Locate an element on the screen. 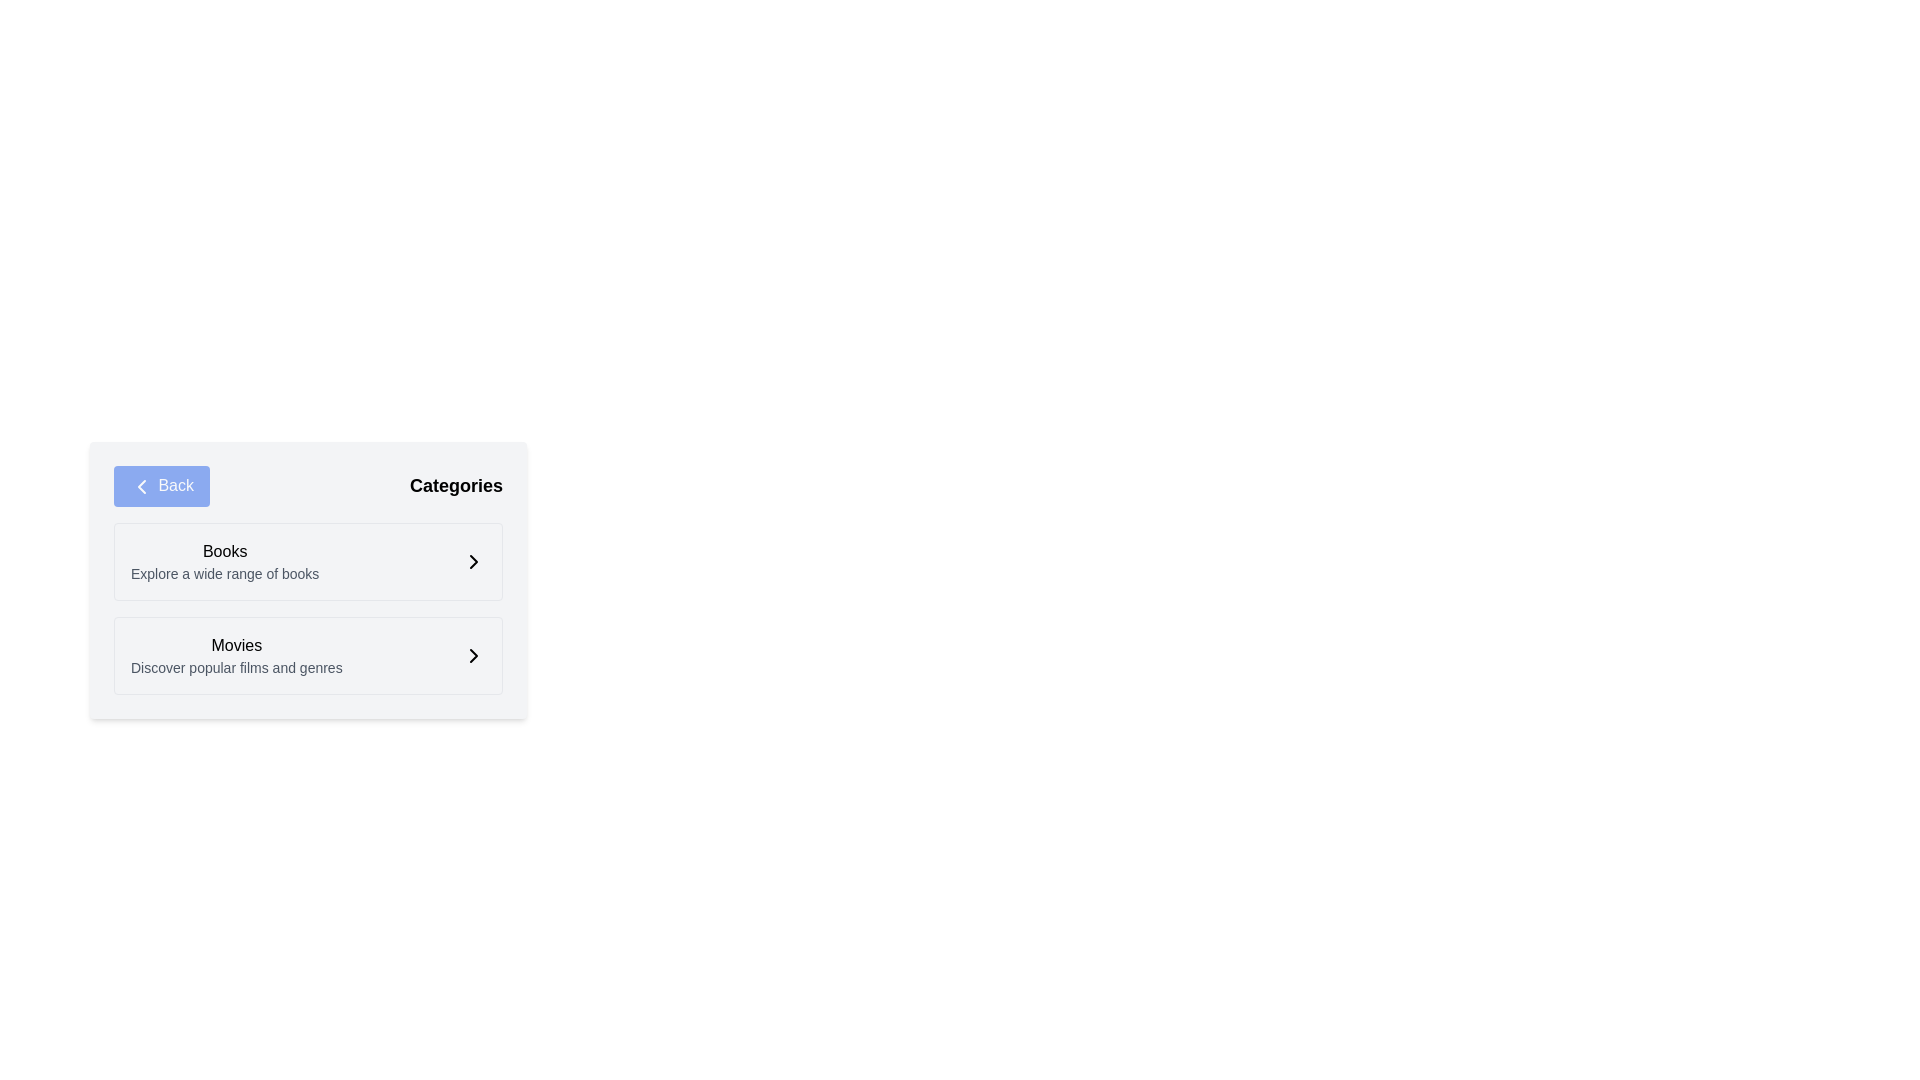 This screenshot has width=1920, height=1080. the first selectable category item located beneath the title 'Categories' is located at coordinates (307, 561).